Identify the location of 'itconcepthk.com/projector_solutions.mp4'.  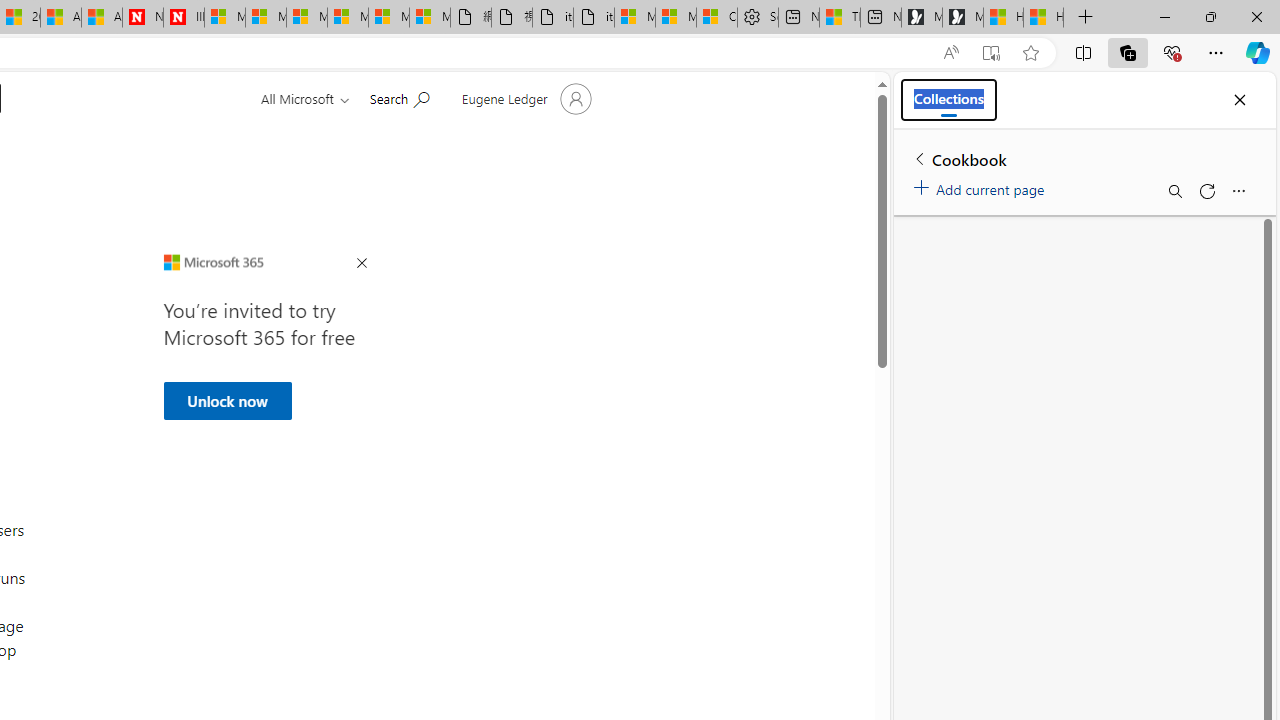
(592, 17).